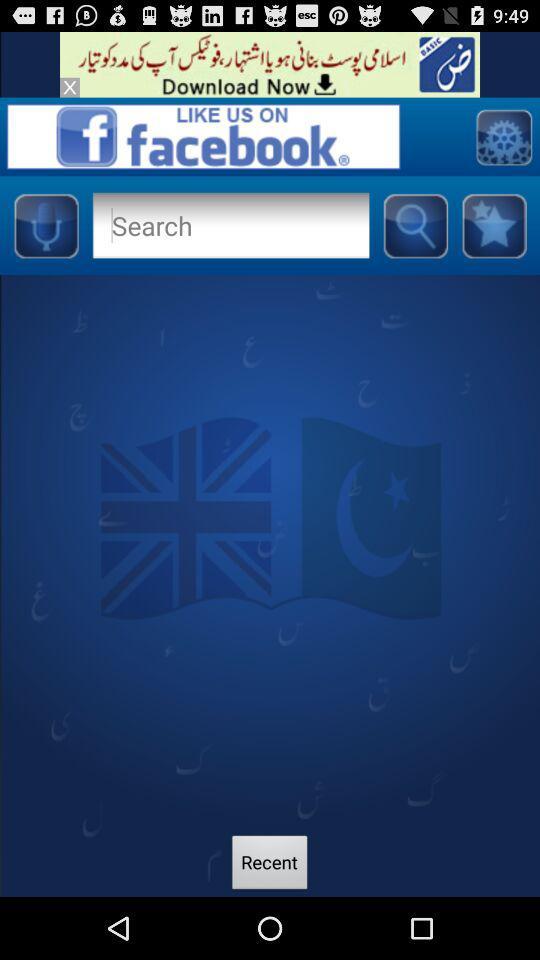 Image resolution: width=540 pixels, height=960 pixels. What do you see at coordinates (270, 64) in the screenshot?
I see `download` at bounding box center [270, 64].